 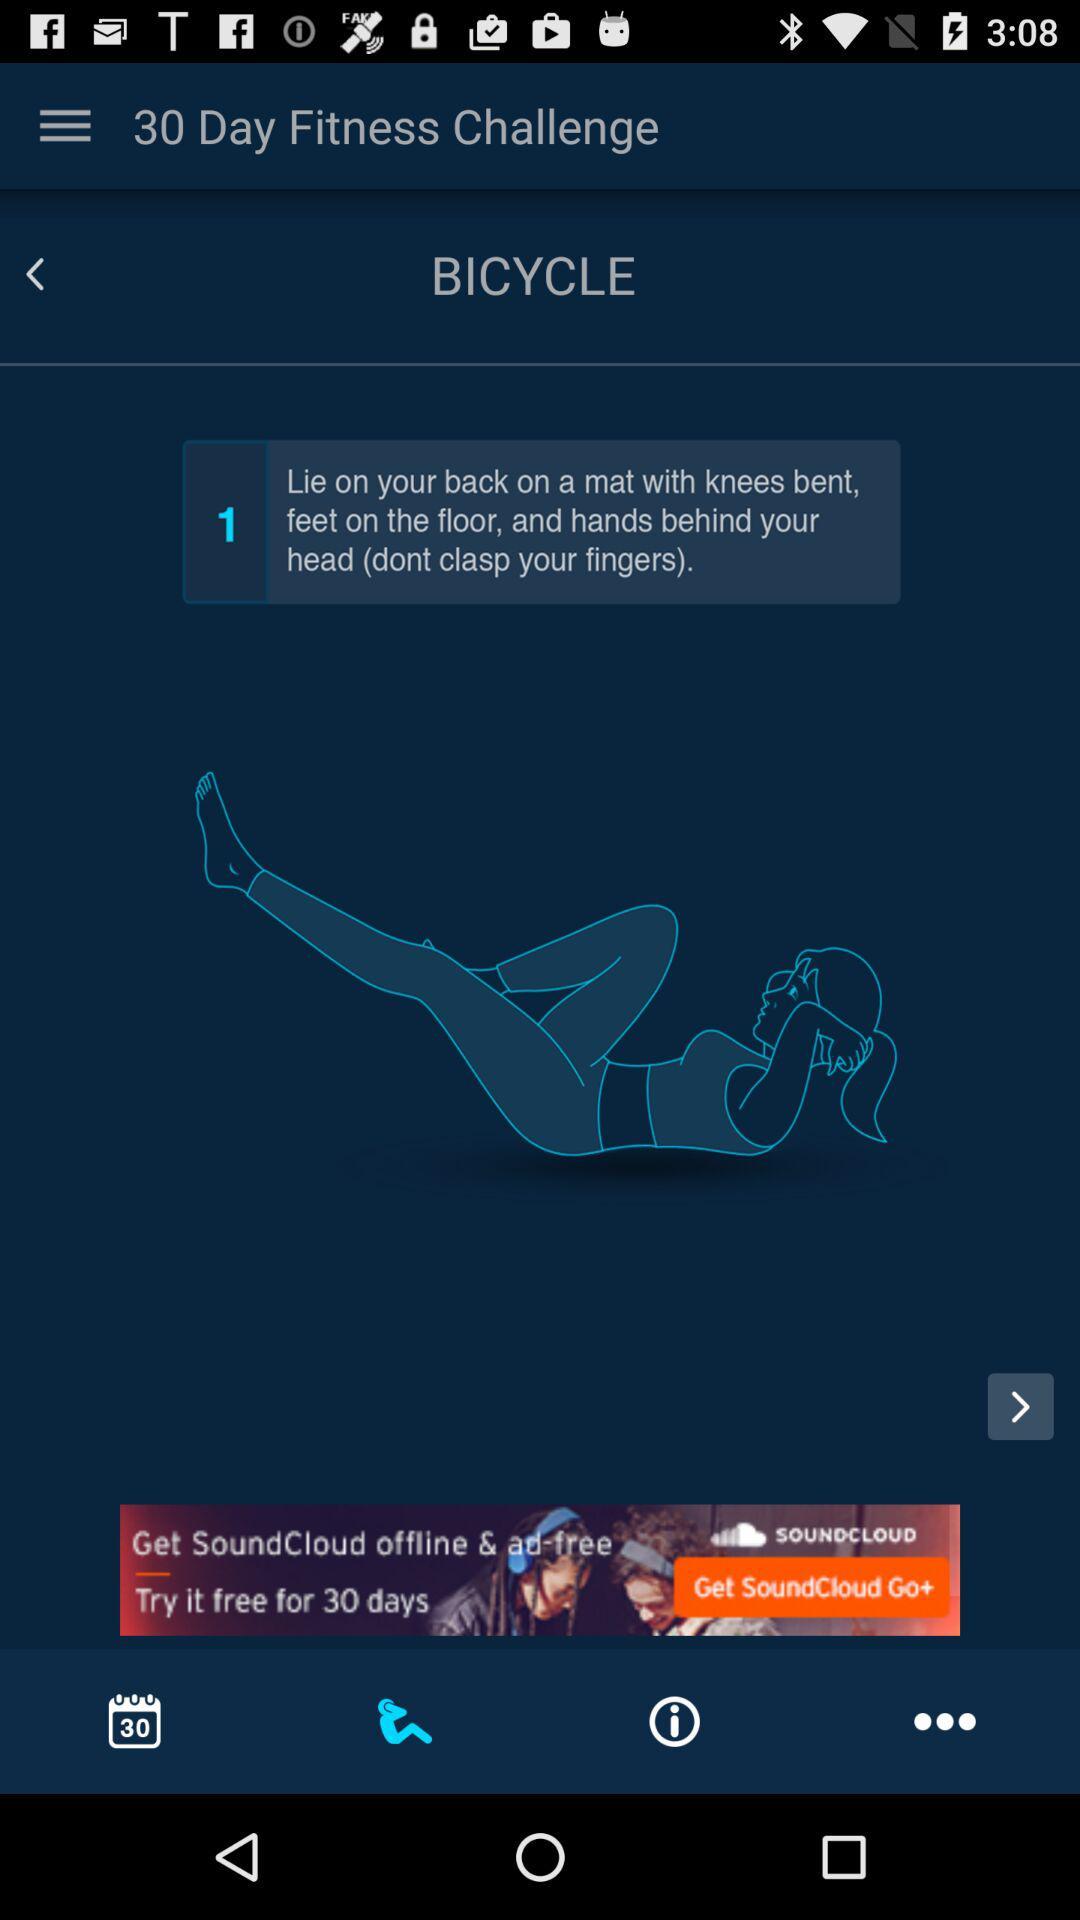 I want to click on the arrow_forward icon, so click(x=1020, y=1505).